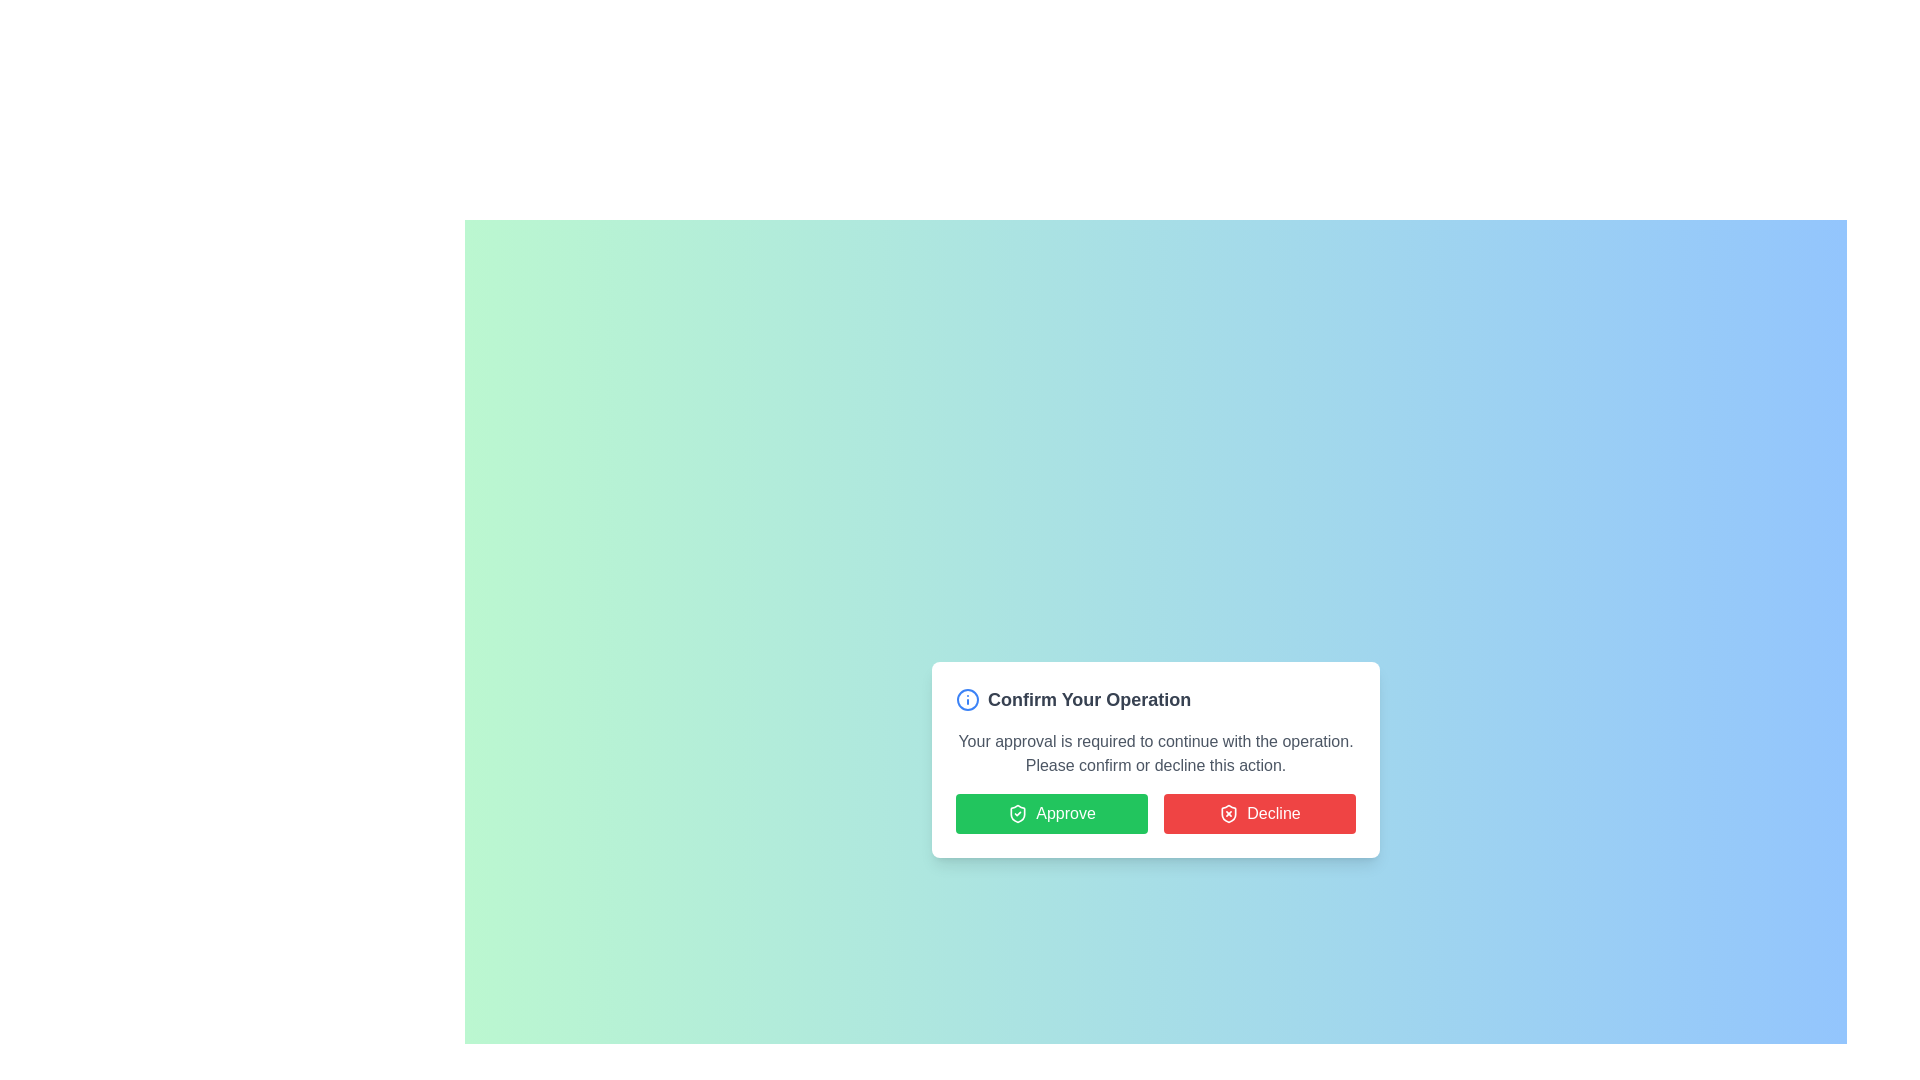  I want to click on the decline button represented by an SVG graphic with a shield and cross, so click(1228, 813).